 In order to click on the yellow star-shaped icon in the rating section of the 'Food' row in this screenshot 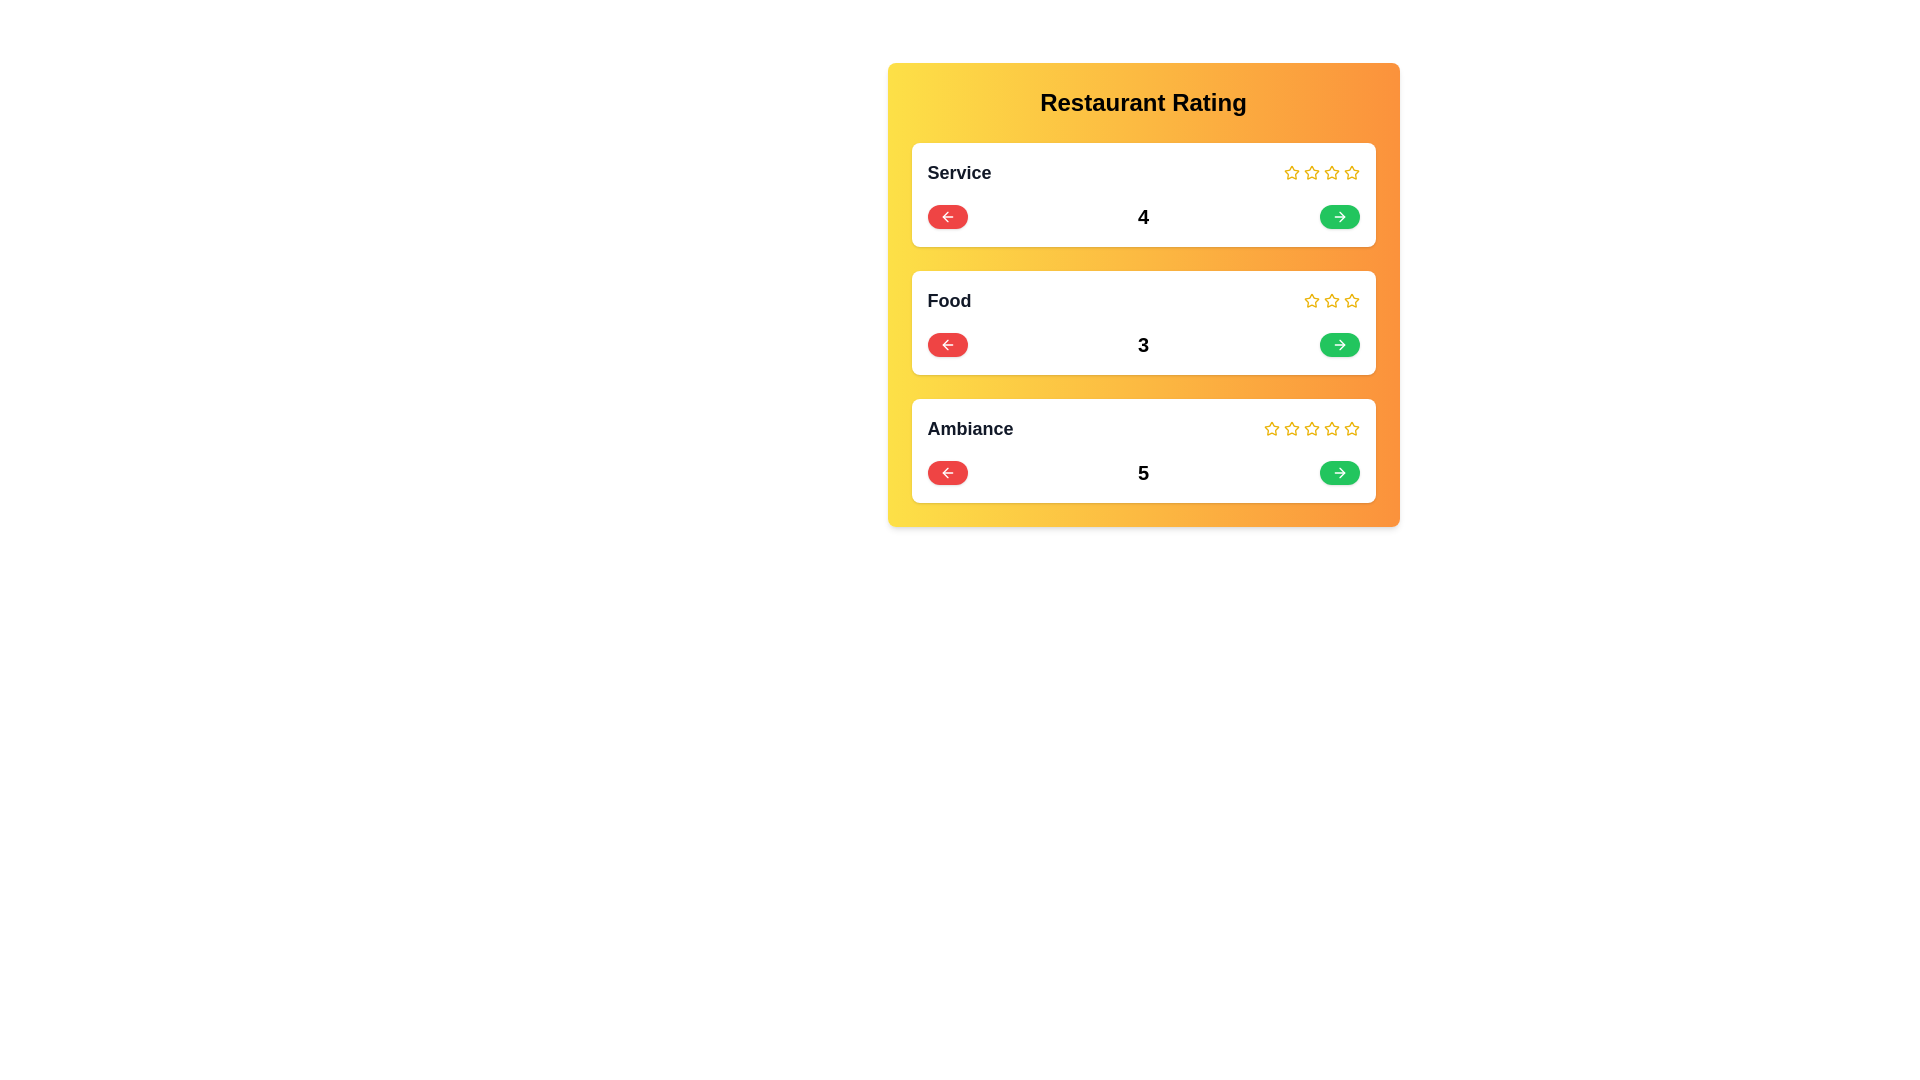, I will do `click(1330, 300)`.